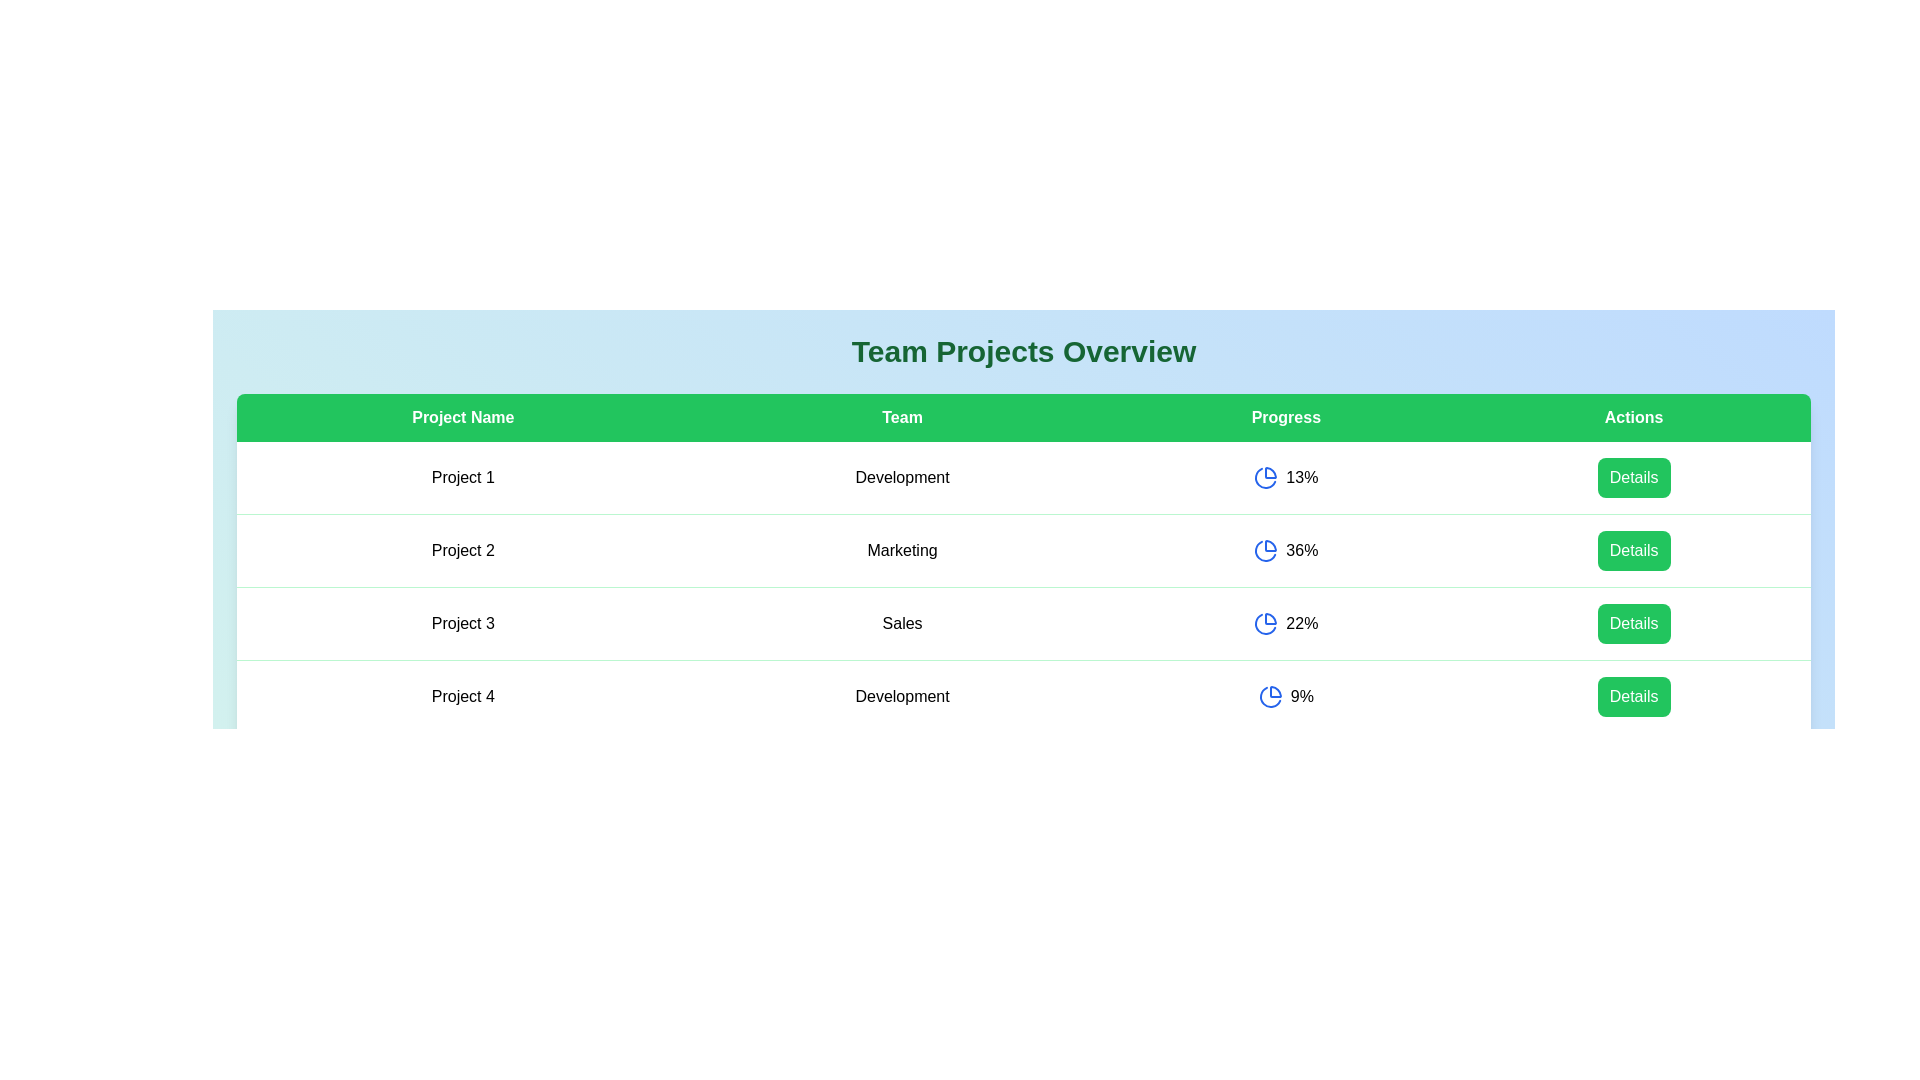 Image resolution: width=1920 pixels, height=1080 pixels. I want to click on the 'Details' button for the project with the name Project 4, so click(1634, 696).